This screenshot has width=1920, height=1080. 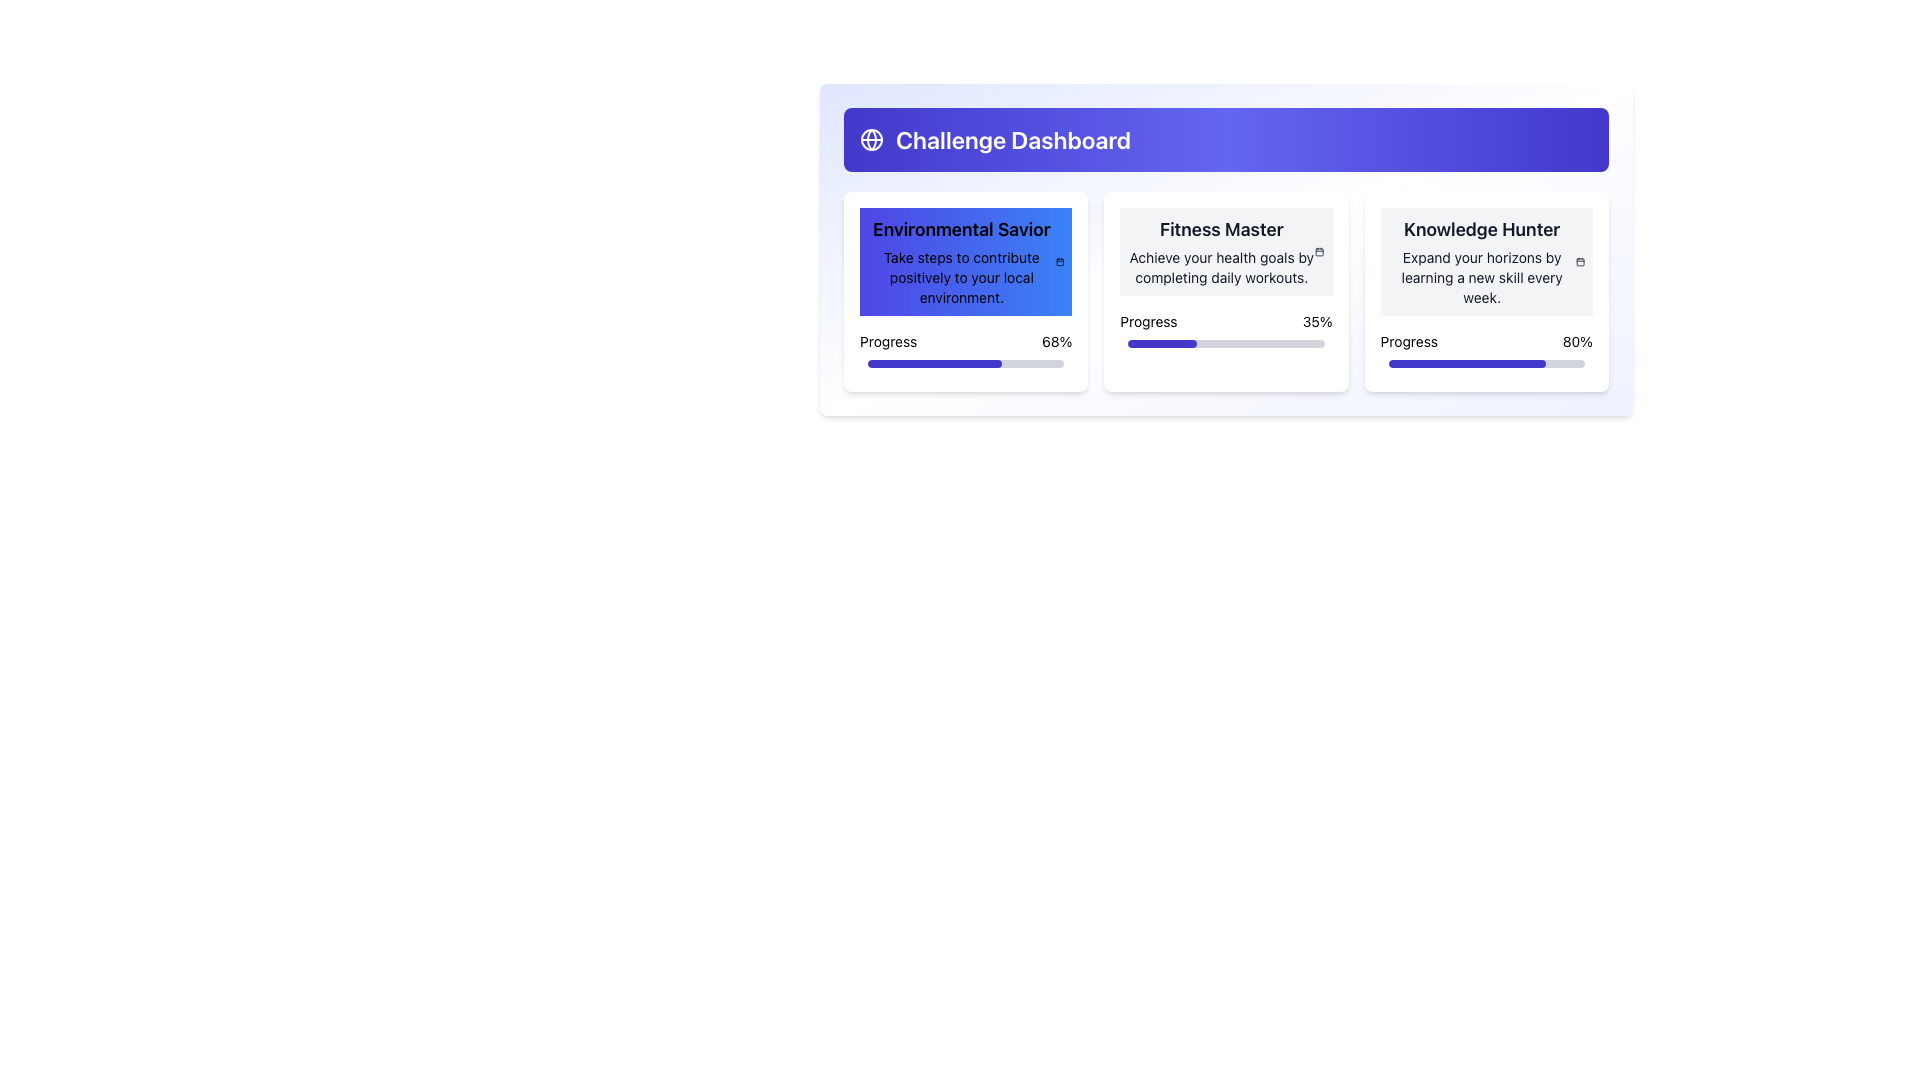 What do you see at coordinates (961, 230) in the screenshot?
I see `the text label displaying 'Environmental Savior', which is a bold and large title styled over a blue background in the top-left quadrant of its card` at bounding box center [961, 230].